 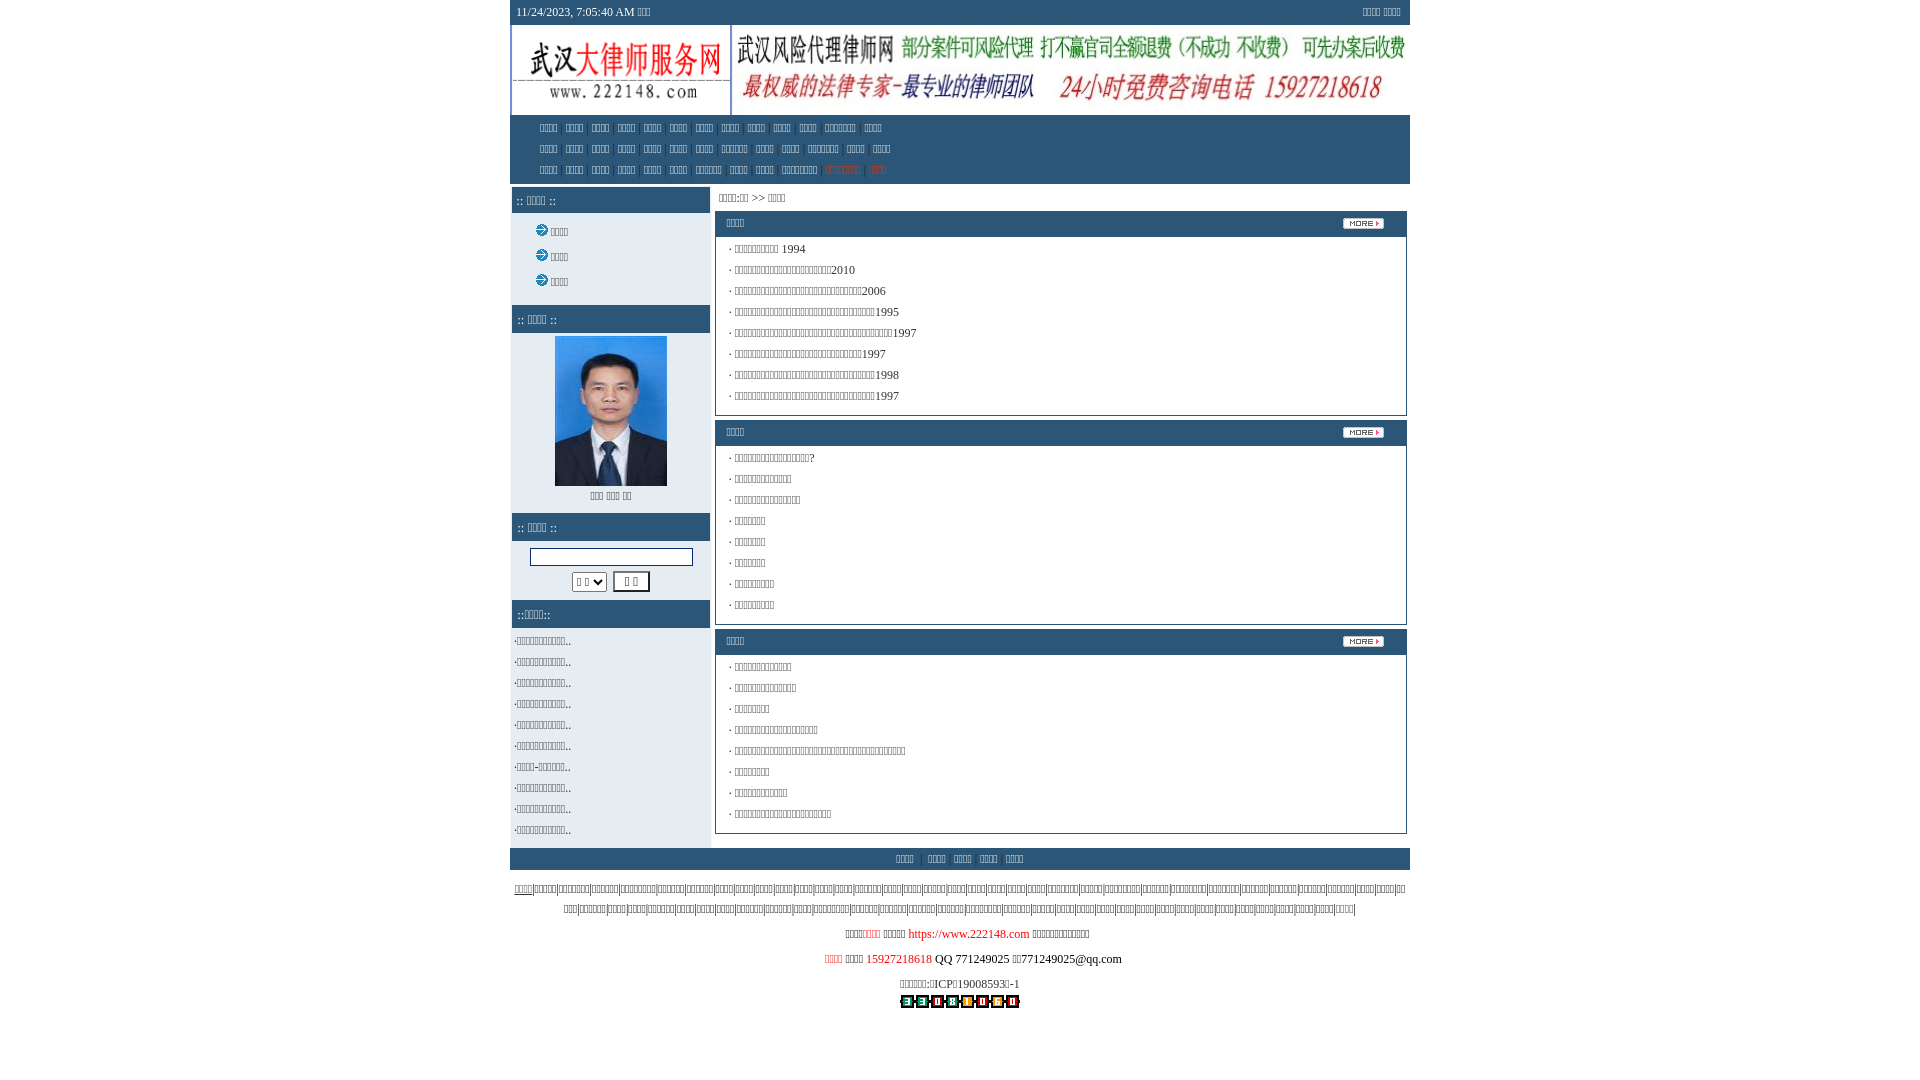 I want to click on 'https://www.222148.com', so click(x=906, y=933).